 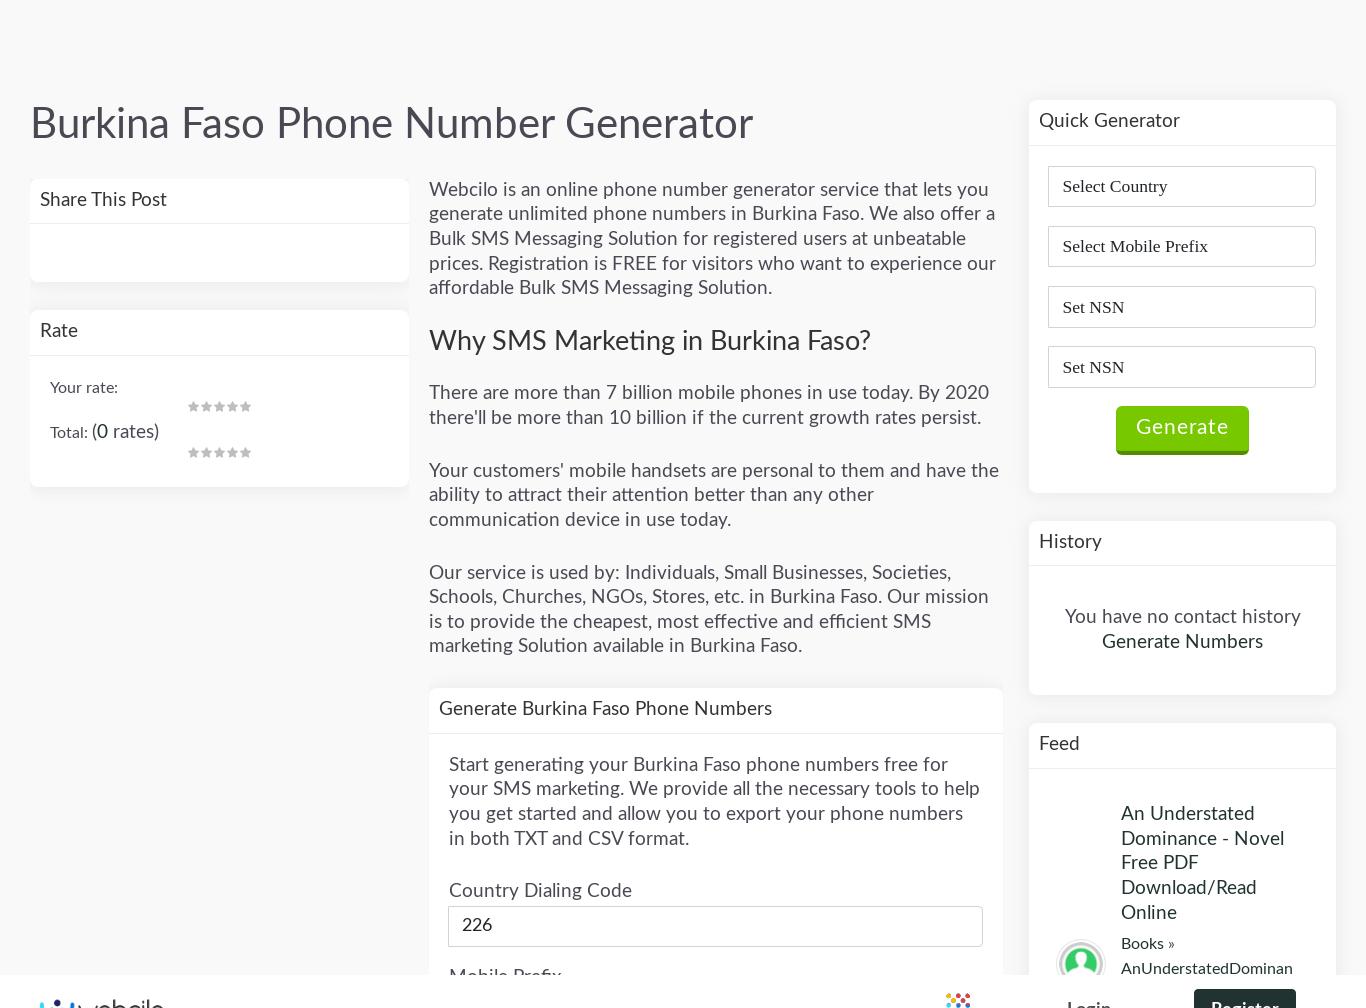 What do you see at coordinates (1174, 139) in the screenshot?
I see `'singhsau001'` at bounding box center [1174, 139].